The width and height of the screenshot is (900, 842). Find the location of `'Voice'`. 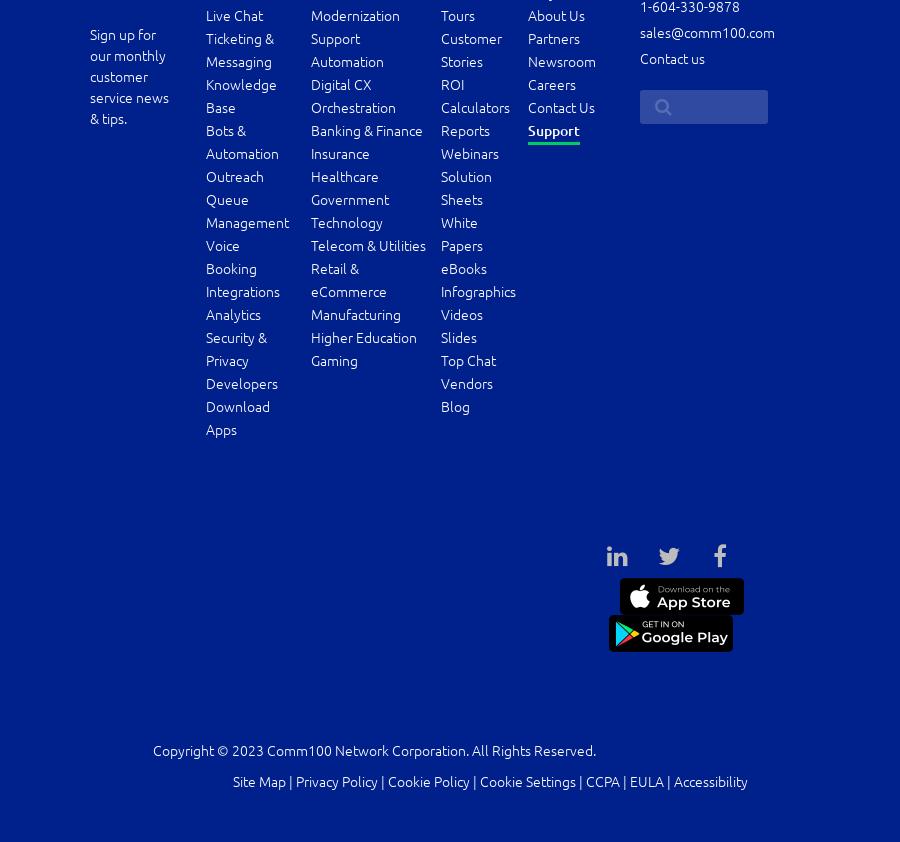

'Voice' is located at coordinates (205, 245).